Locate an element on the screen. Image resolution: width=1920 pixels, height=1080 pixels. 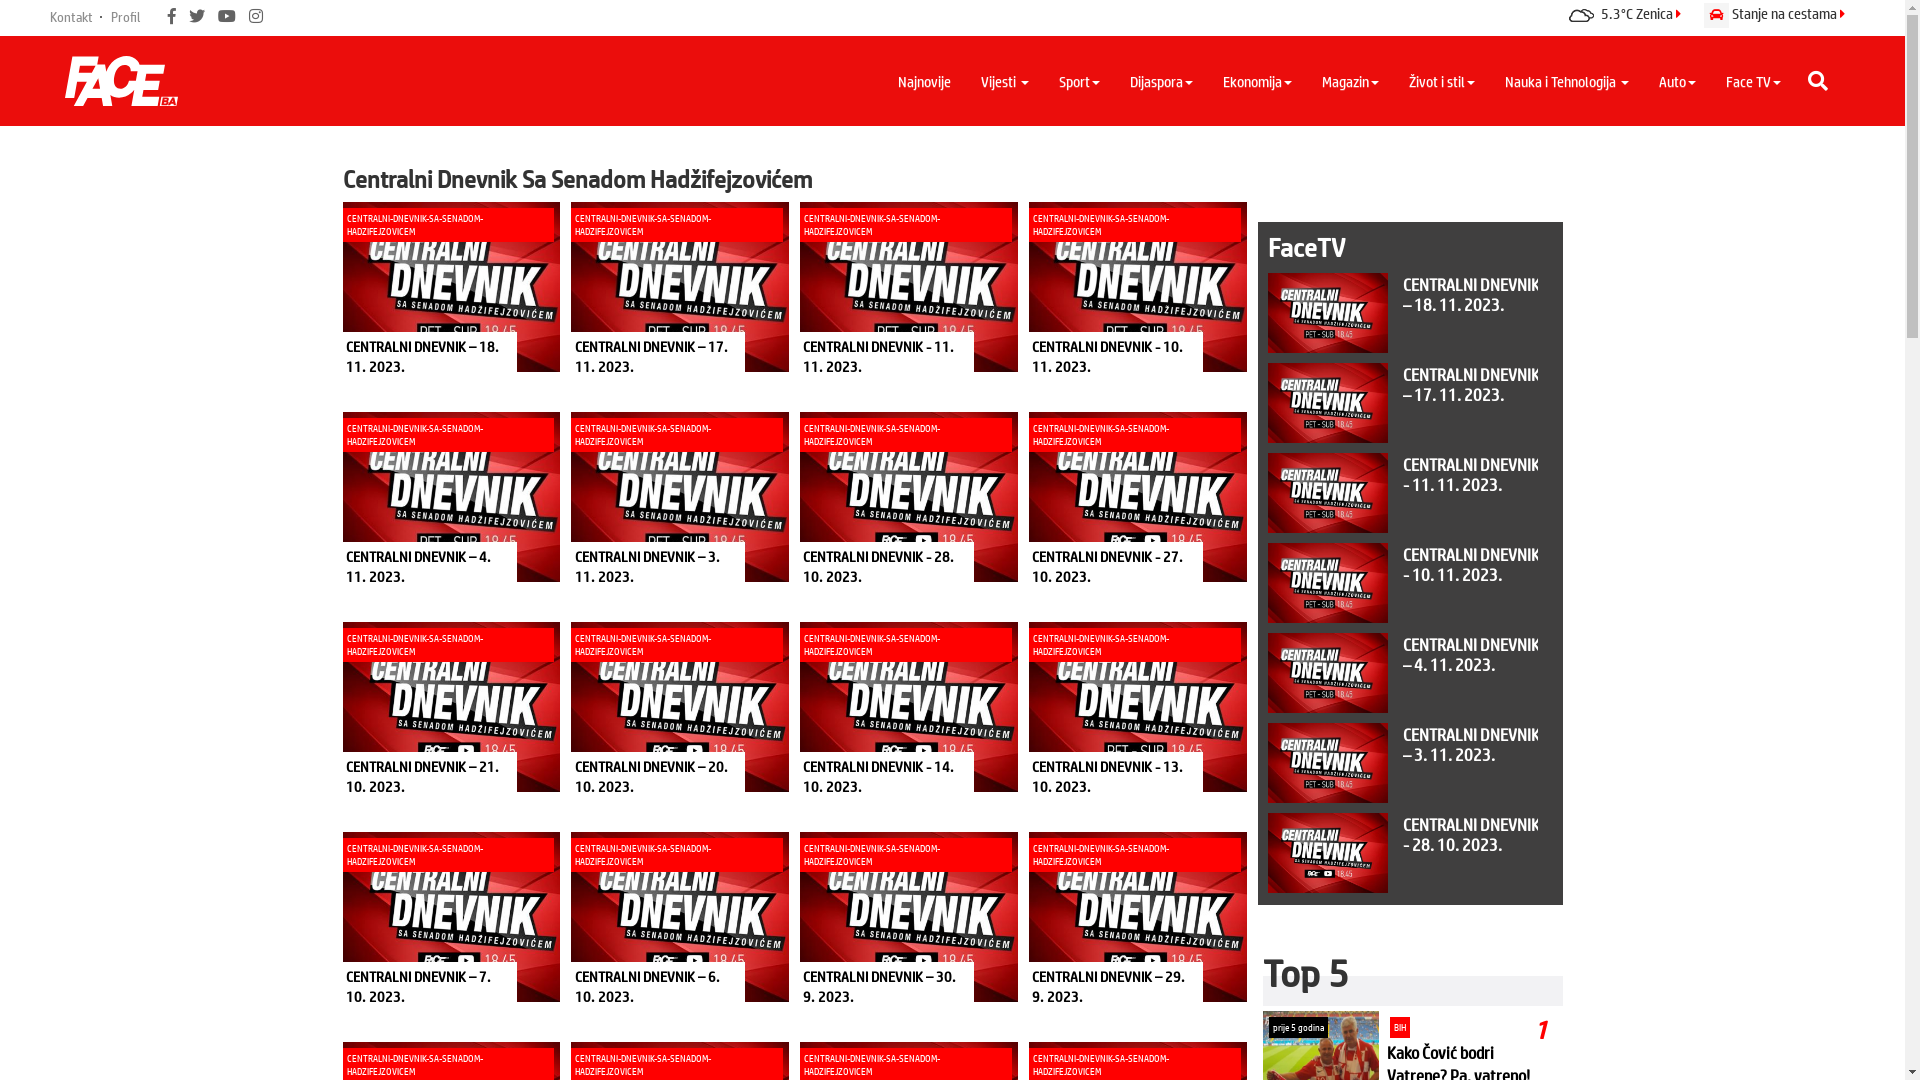
'Najnovije' is located at coordinates (923, 80).